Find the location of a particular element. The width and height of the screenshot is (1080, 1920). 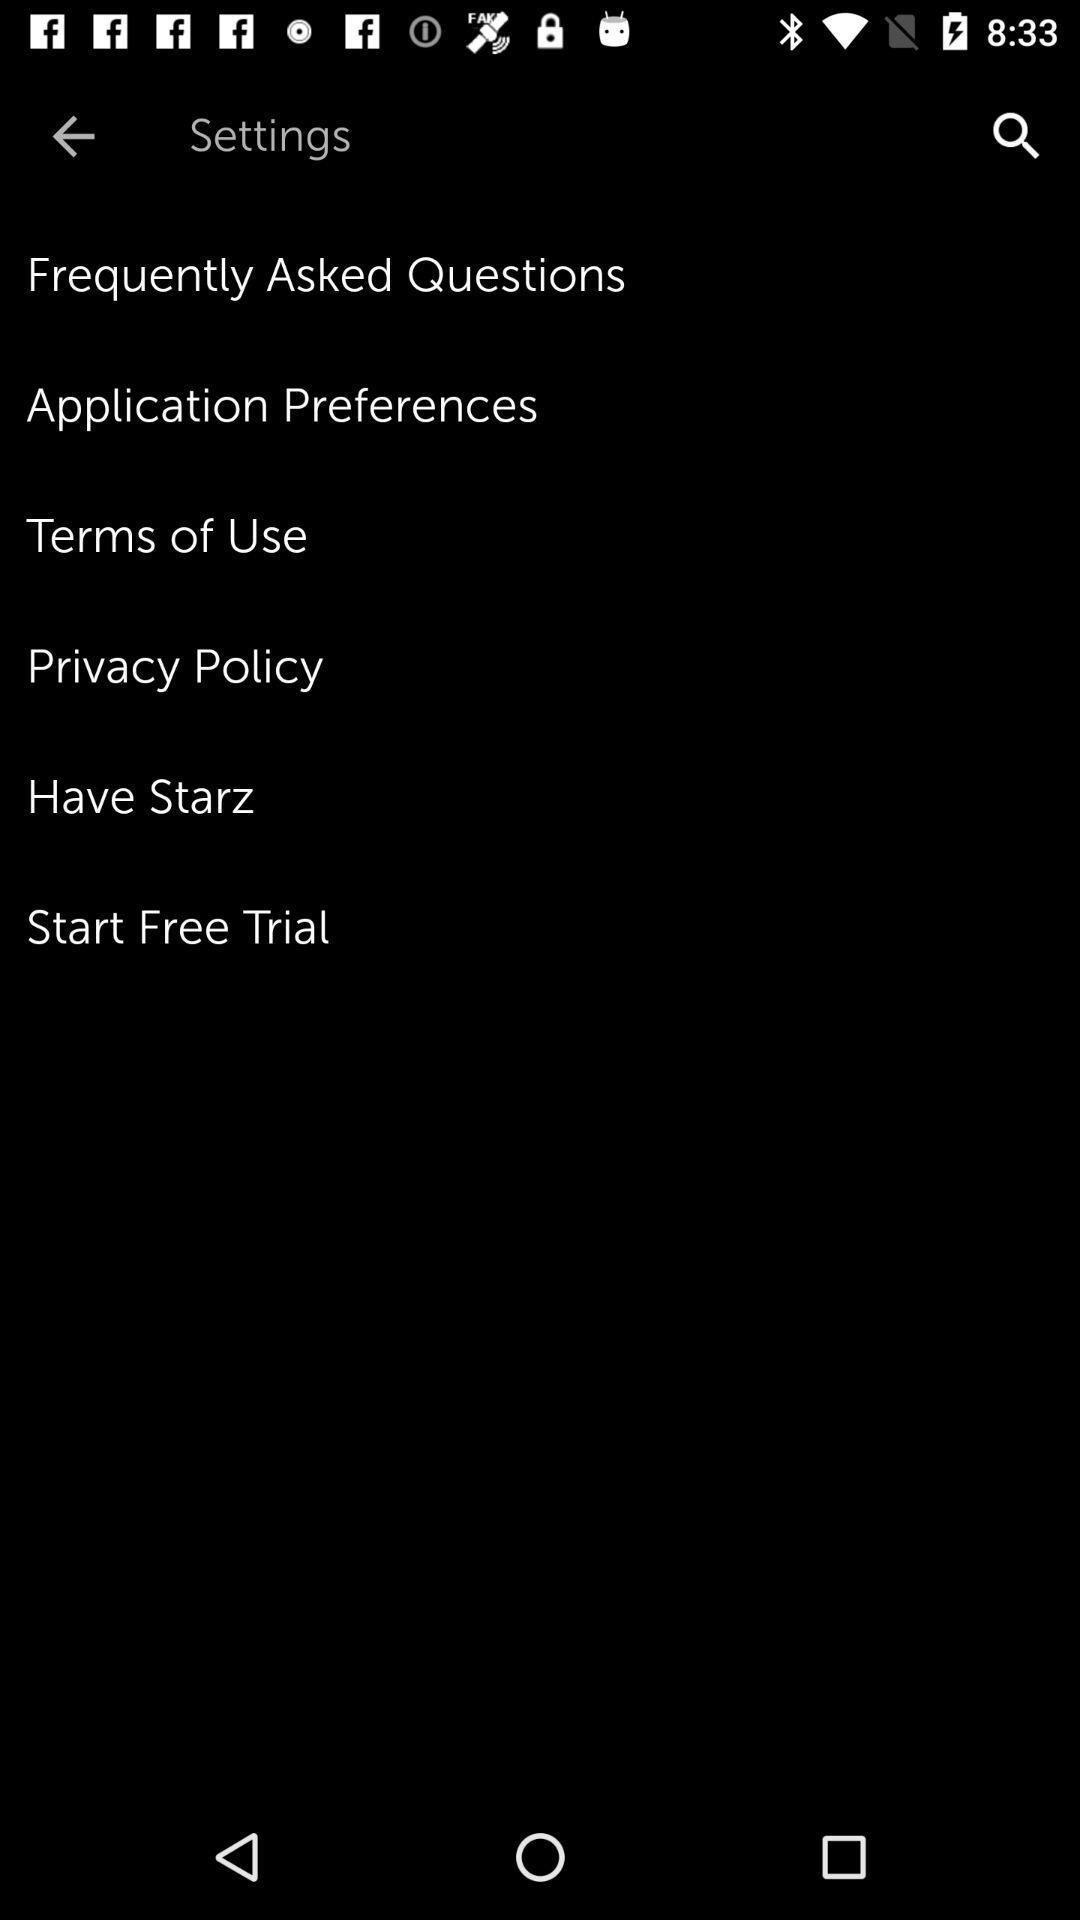

the application preferences item is located at coordinates (553, 404).